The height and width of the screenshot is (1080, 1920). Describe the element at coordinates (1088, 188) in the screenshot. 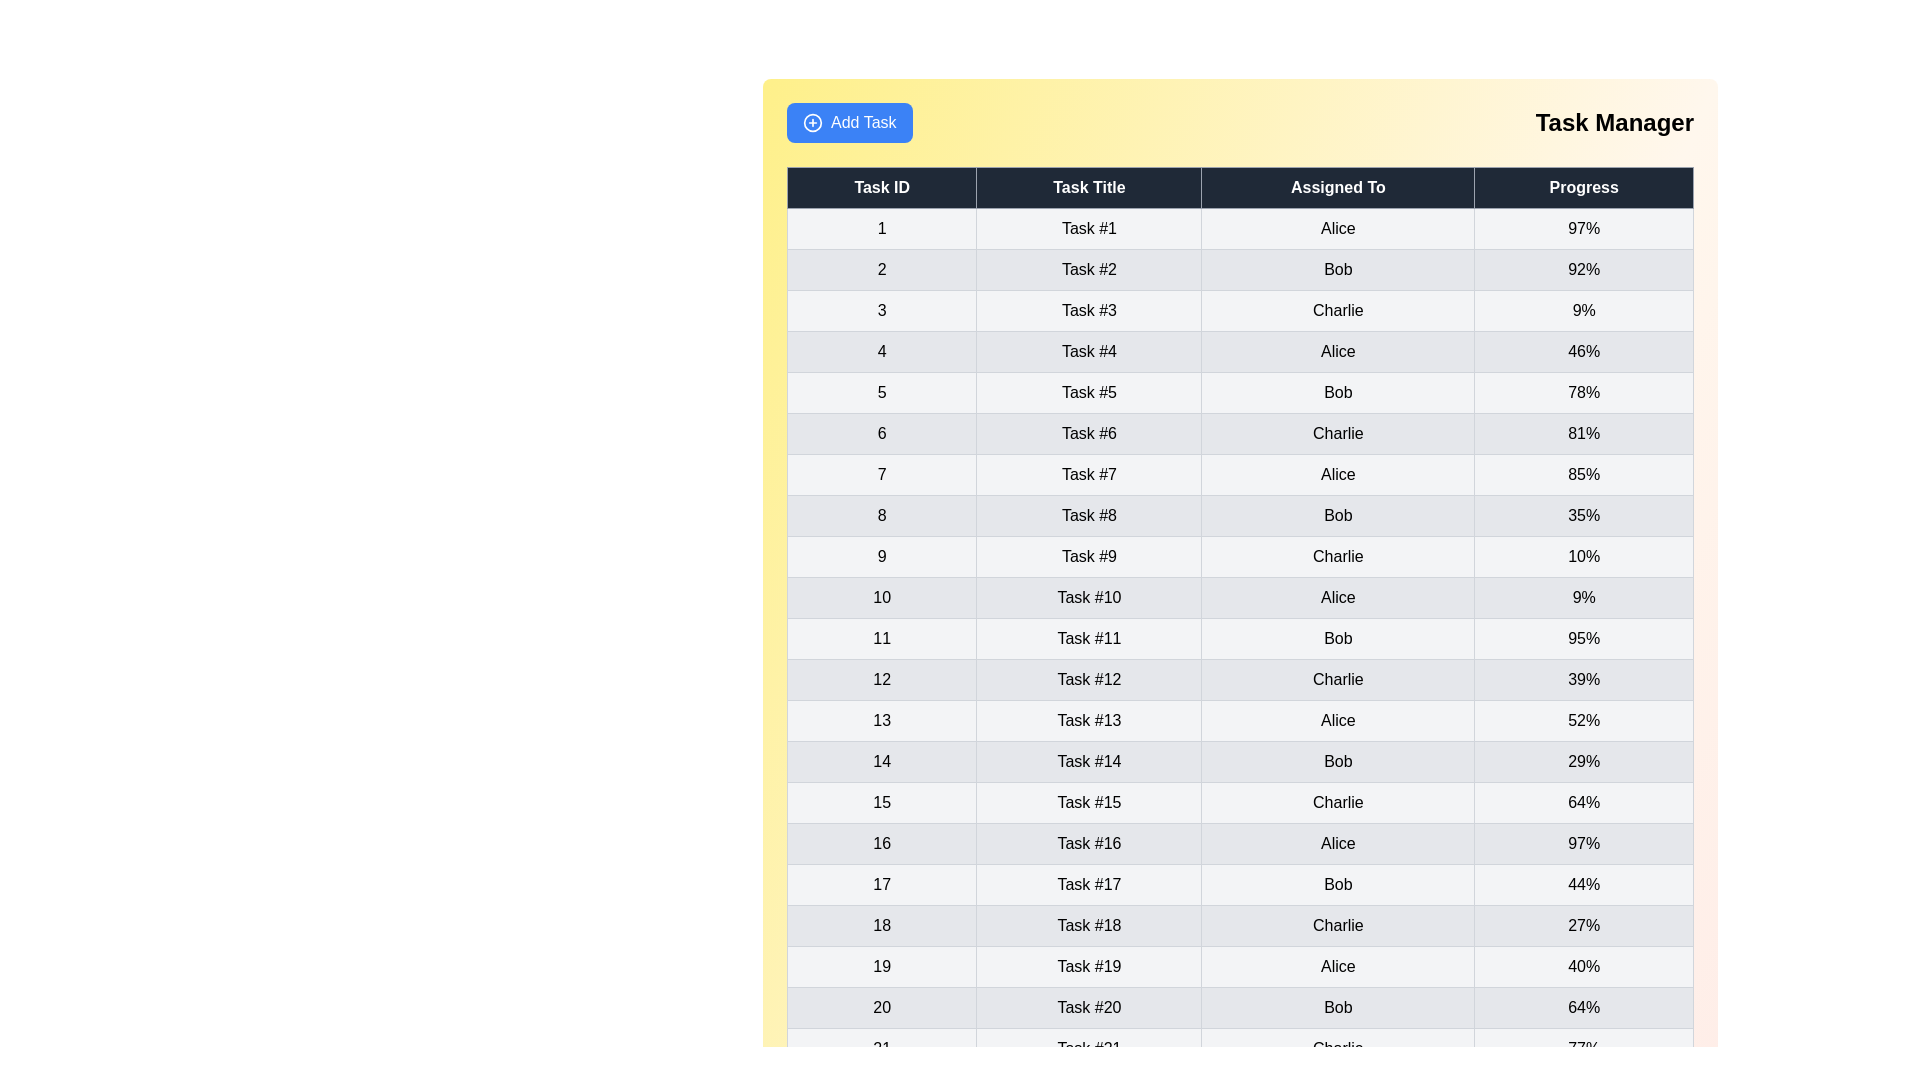

I see `the column header to sort the table by Task Title` at that location.